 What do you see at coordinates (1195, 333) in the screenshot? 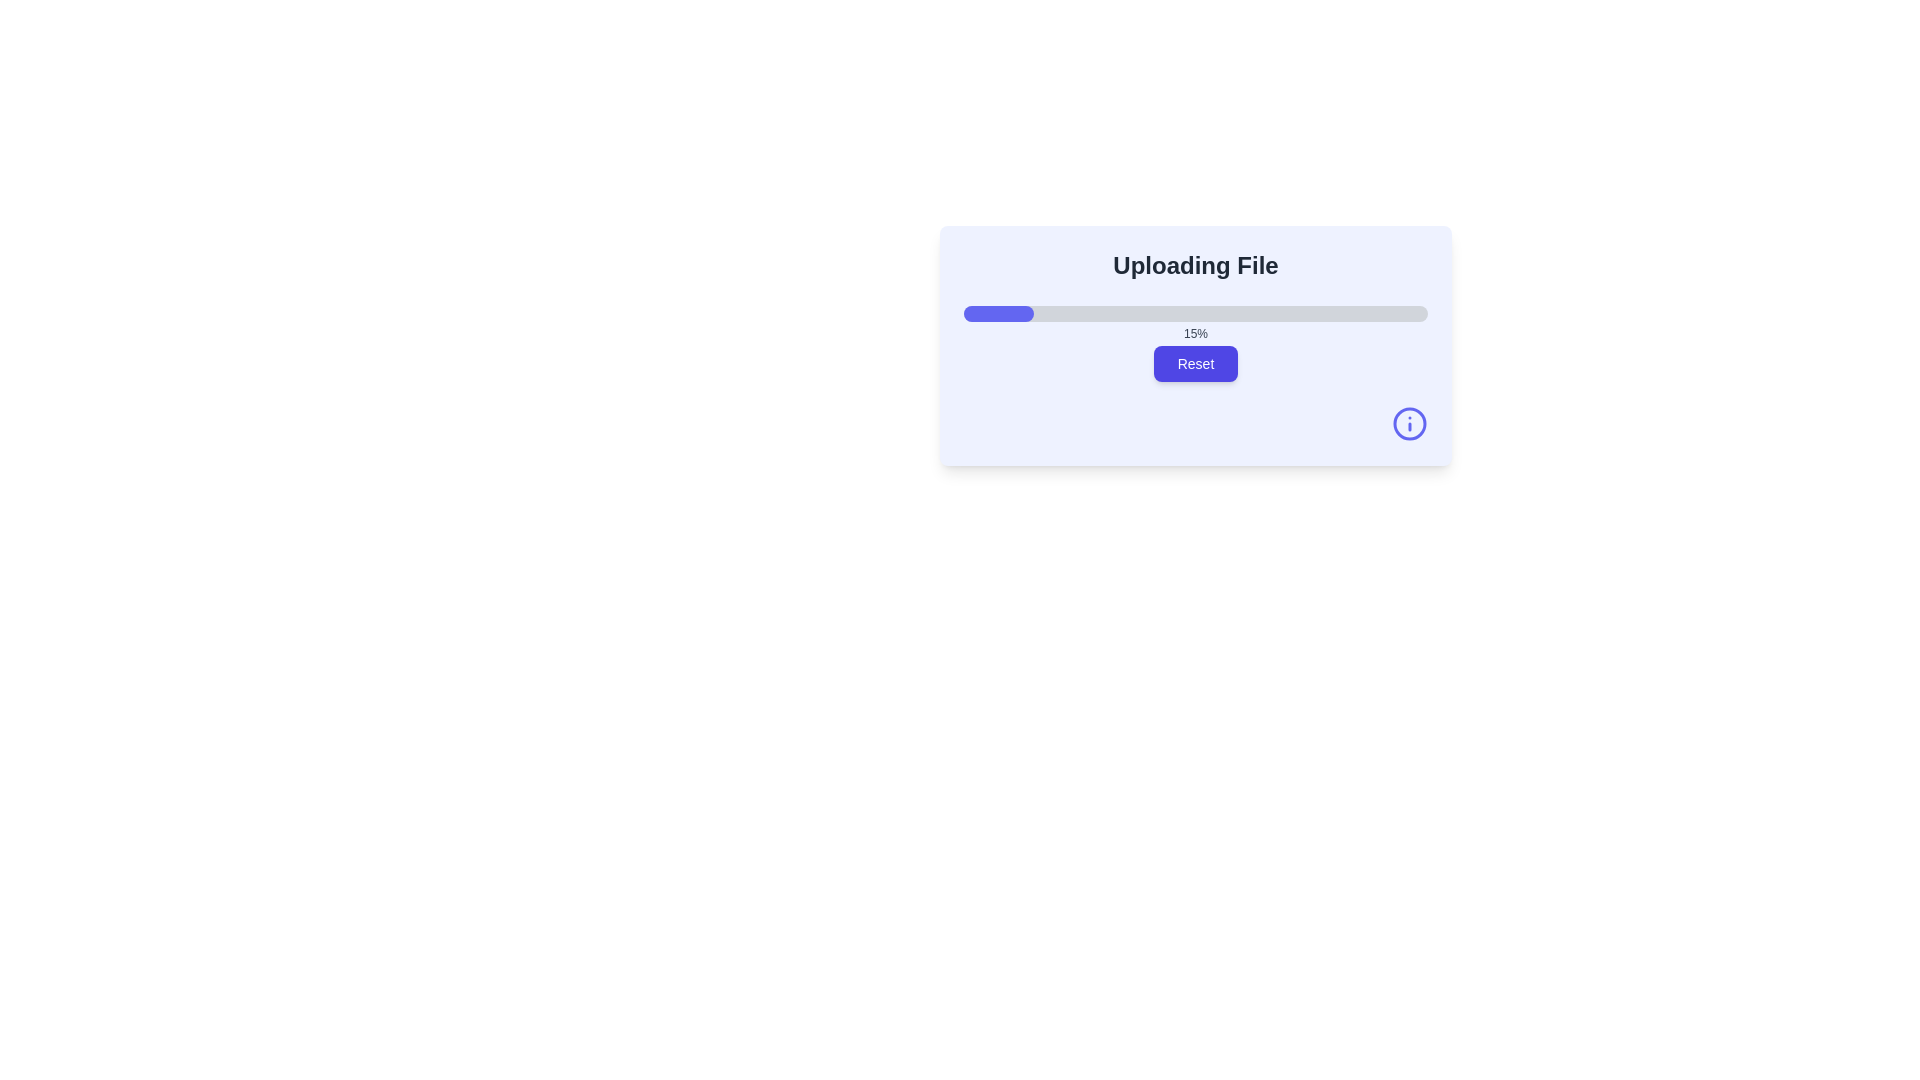
I see `the Text label displaying '10%' which is styled with a small, gray font and positioned slightly above the center of the horizontal progress bar` at bounding box center [1195, 333].